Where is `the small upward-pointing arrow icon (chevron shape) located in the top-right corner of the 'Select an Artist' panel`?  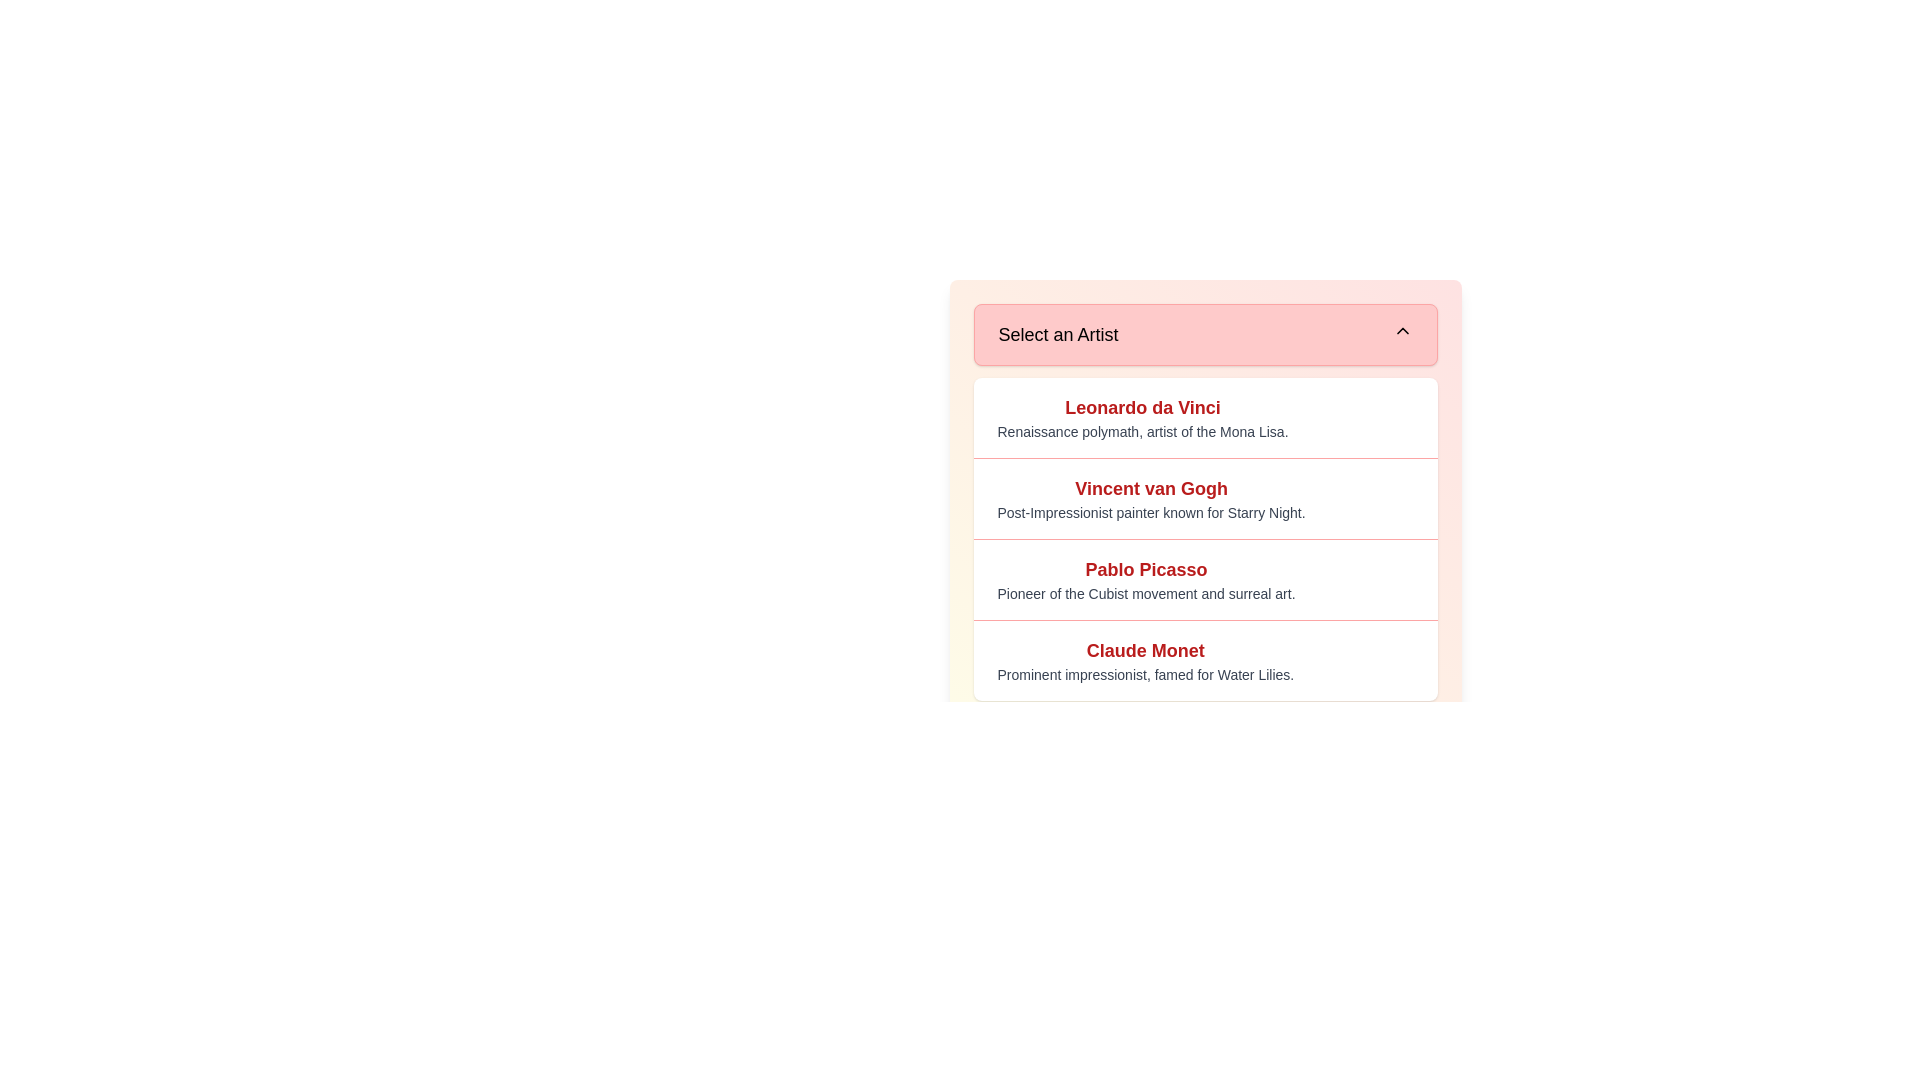 the small upward-pointing arrow icon (chevron shape) located in the top-right corner of the 'Select an Artist' panel is located at coordinates (1401, 330).